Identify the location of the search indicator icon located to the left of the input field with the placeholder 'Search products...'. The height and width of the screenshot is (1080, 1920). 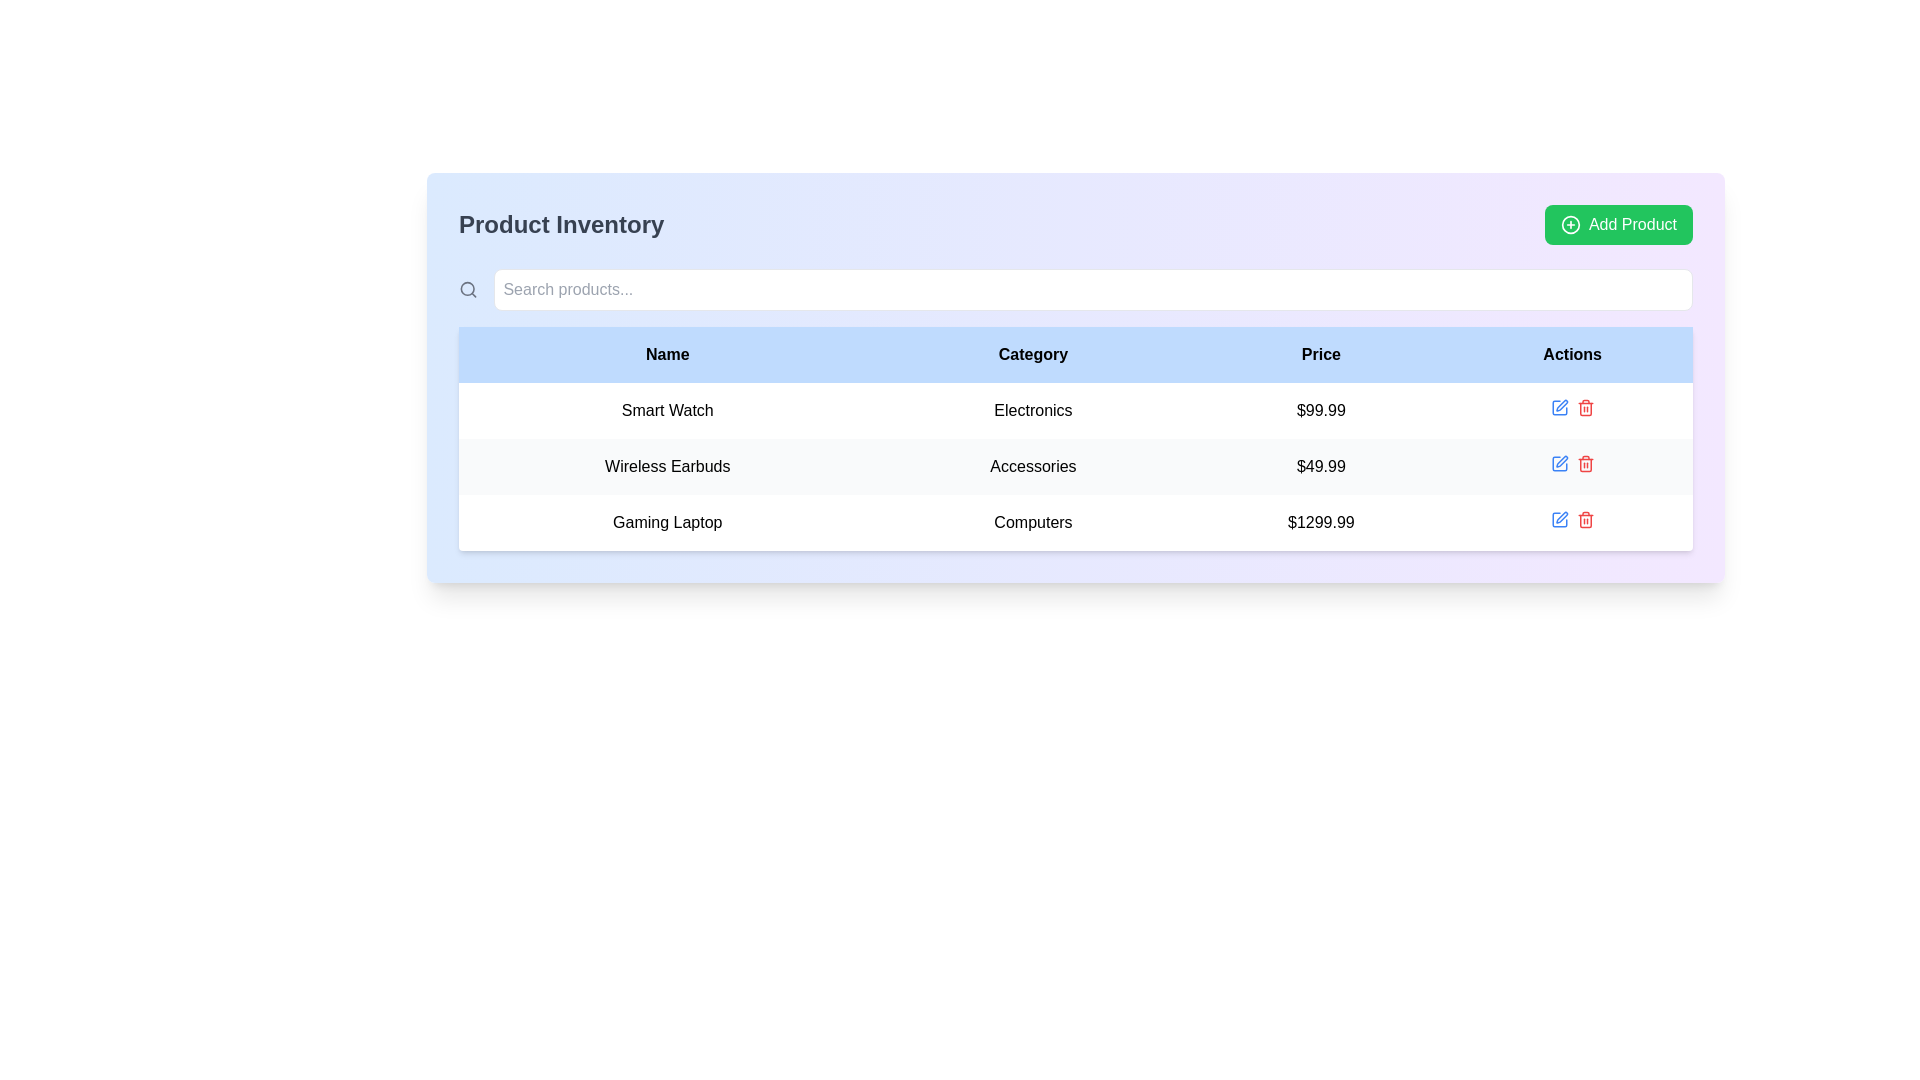
(467, 289).